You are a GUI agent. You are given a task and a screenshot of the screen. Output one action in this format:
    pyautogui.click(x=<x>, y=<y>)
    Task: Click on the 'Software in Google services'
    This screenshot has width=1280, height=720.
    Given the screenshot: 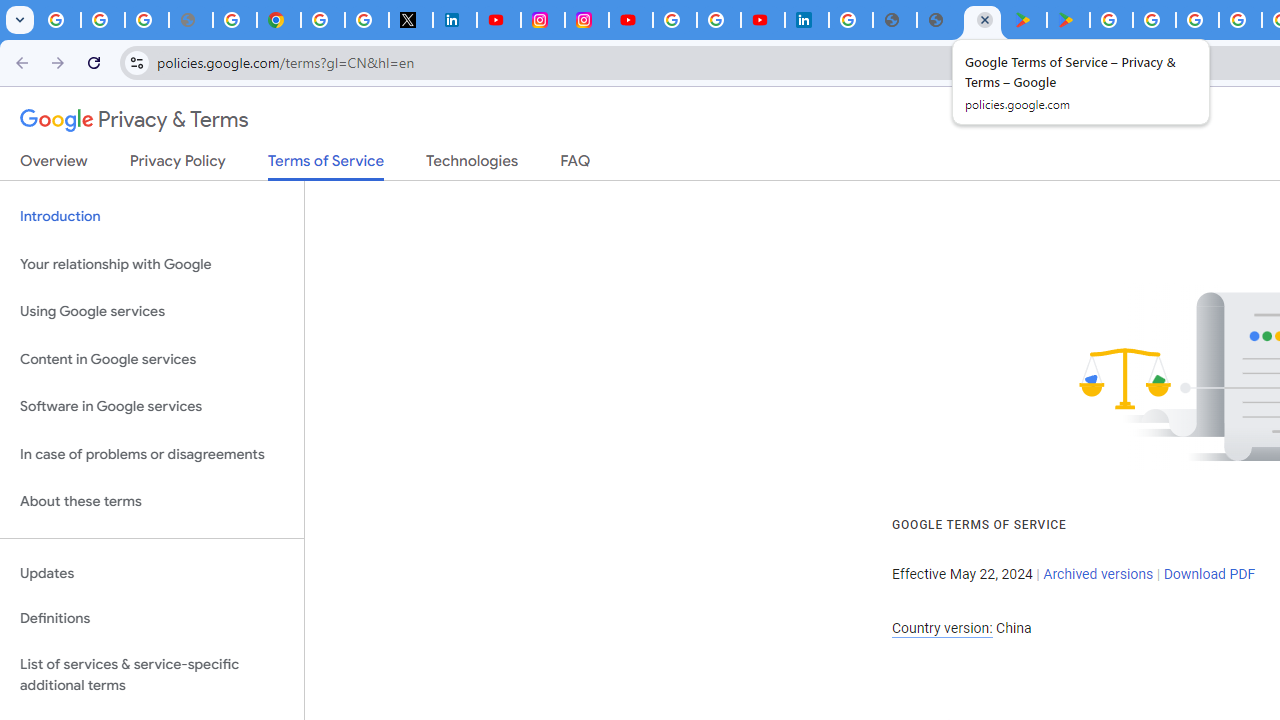 What is the action you would take?
    pyautogui.click(x=151, y=406)
    